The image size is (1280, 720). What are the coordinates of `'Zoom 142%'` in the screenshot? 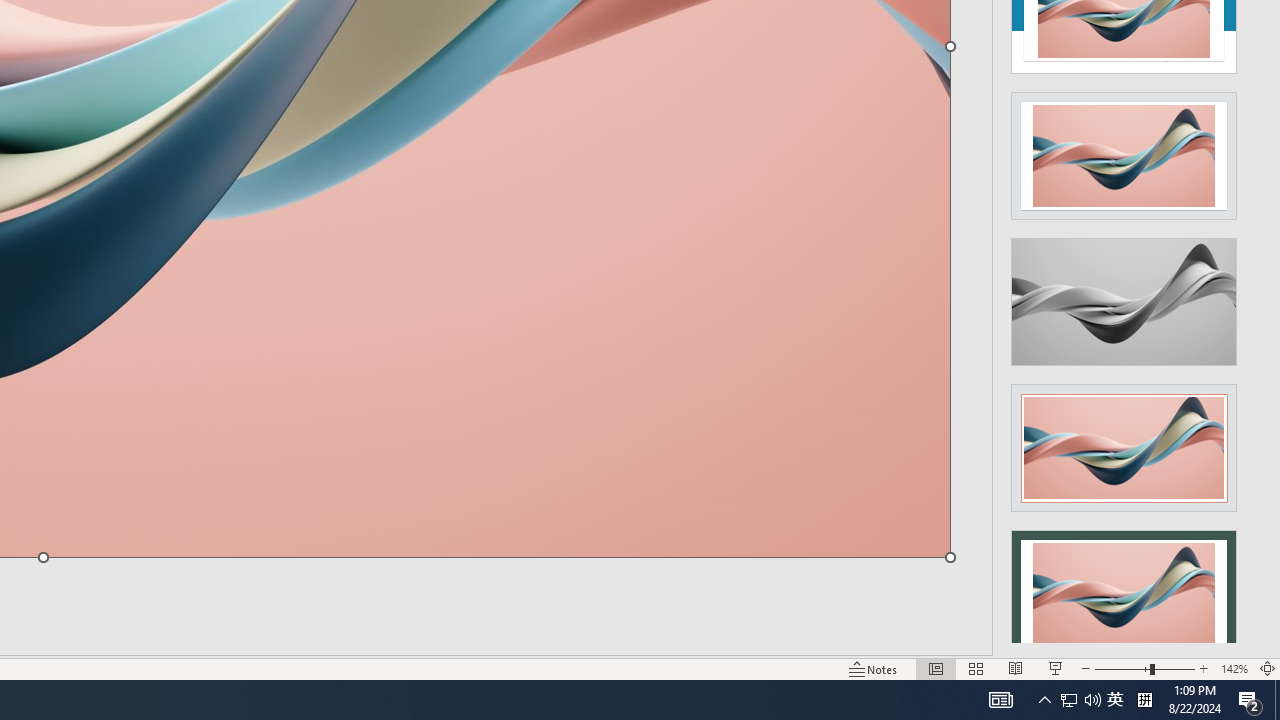 It's located at (1233, 669).